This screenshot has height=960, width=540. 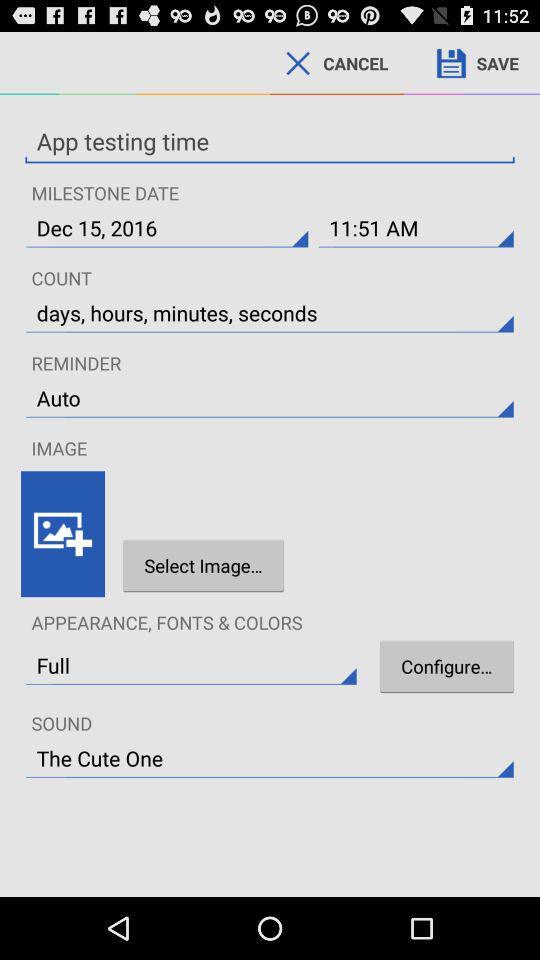 What do you see at coordinates (63, 571) in the screenshot?
I see `the wallpaper icon` at bounding box center [63, 571].